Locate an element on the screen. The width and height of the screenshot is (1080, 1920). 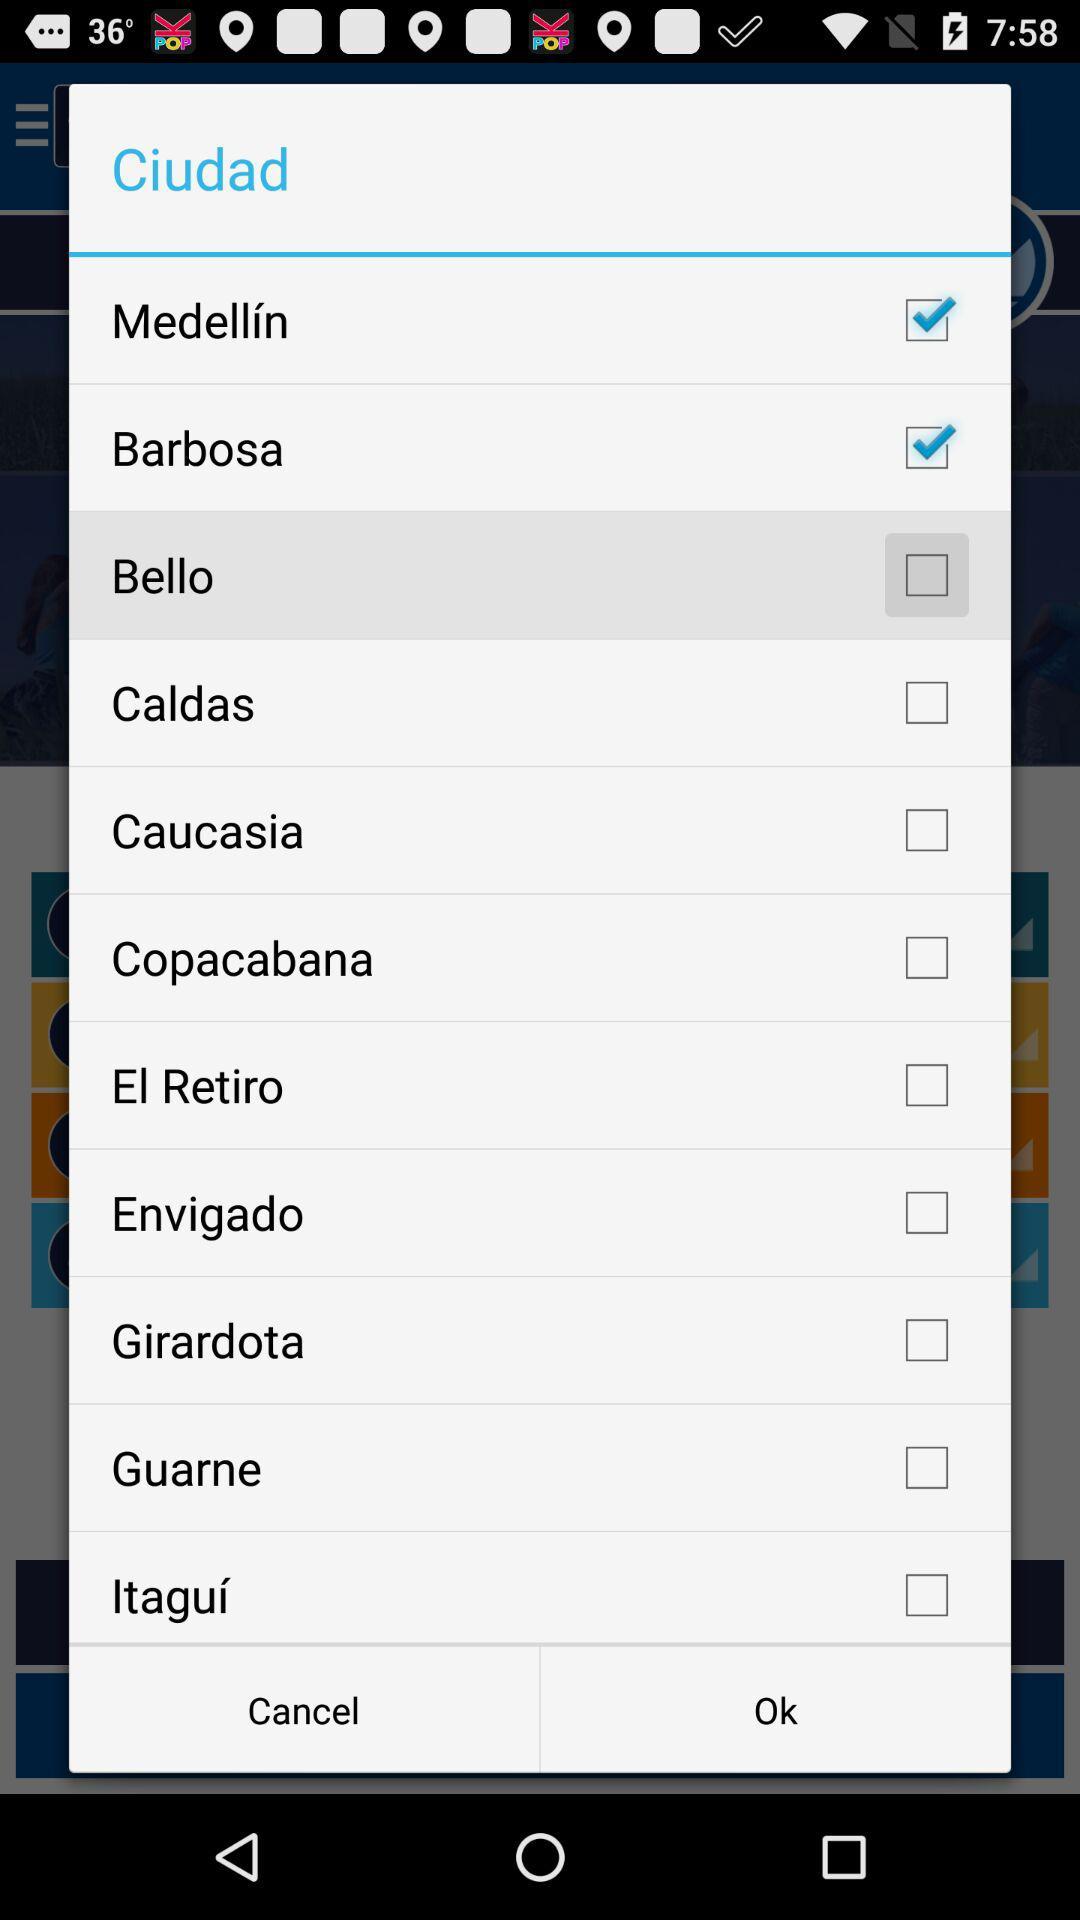
the button to the left of ok icon is located at coordinates (304, 1708).